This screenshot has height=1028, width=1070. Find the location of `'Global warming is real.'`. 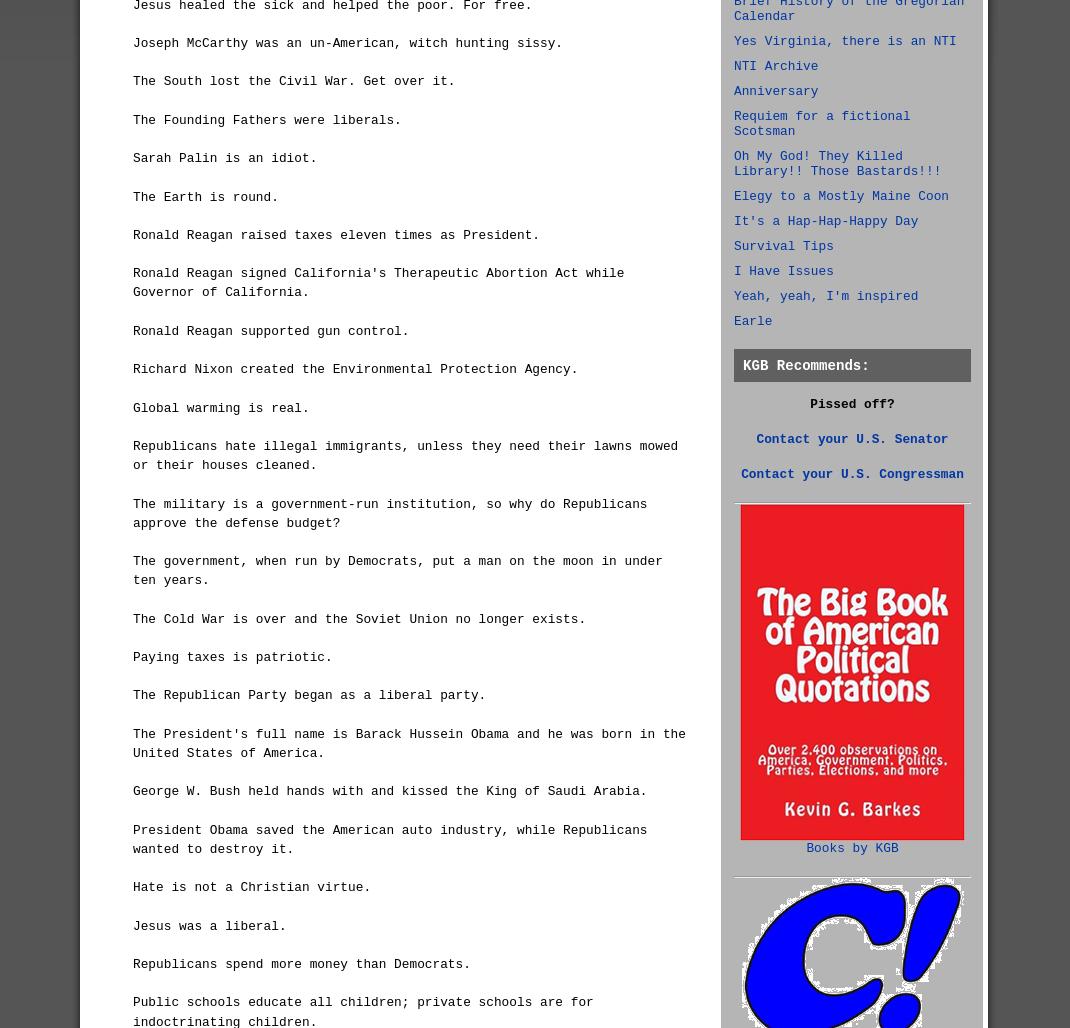

'Global warming is real.' is located at coordinates (219, 407).